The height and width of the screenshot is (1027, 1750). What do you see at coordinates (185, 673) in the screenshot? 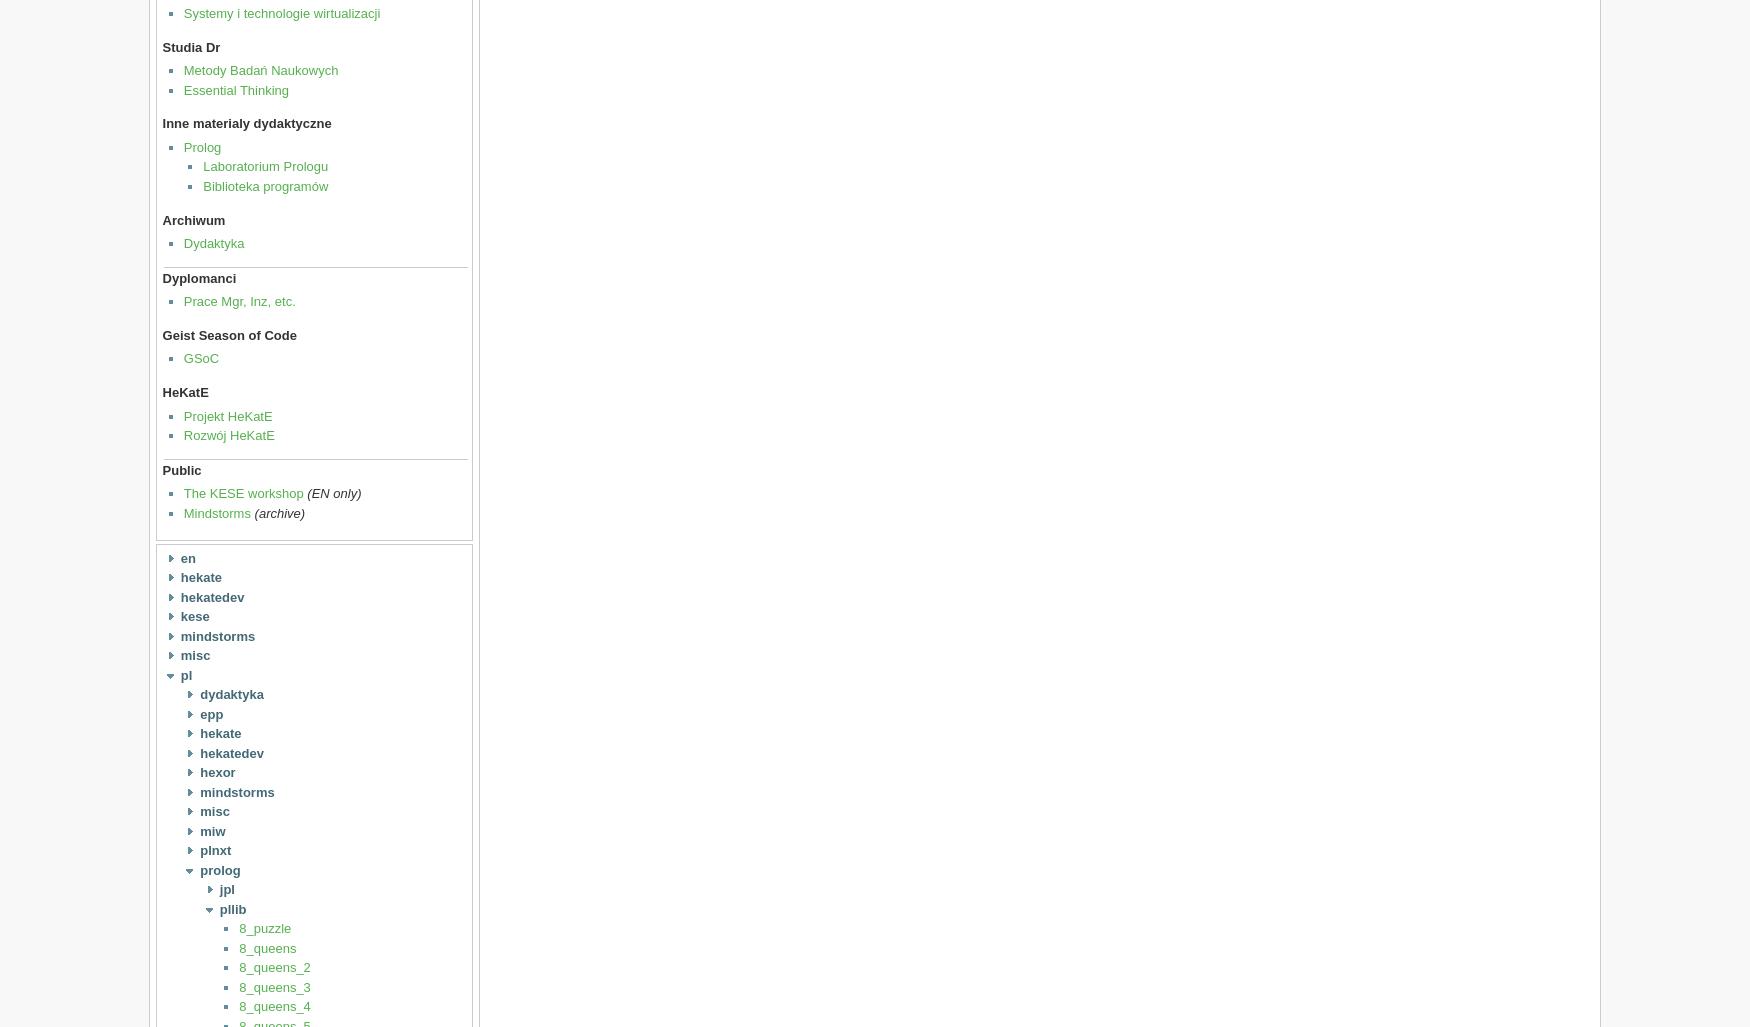
I see `'pl'` at bounding box center [185, 673].